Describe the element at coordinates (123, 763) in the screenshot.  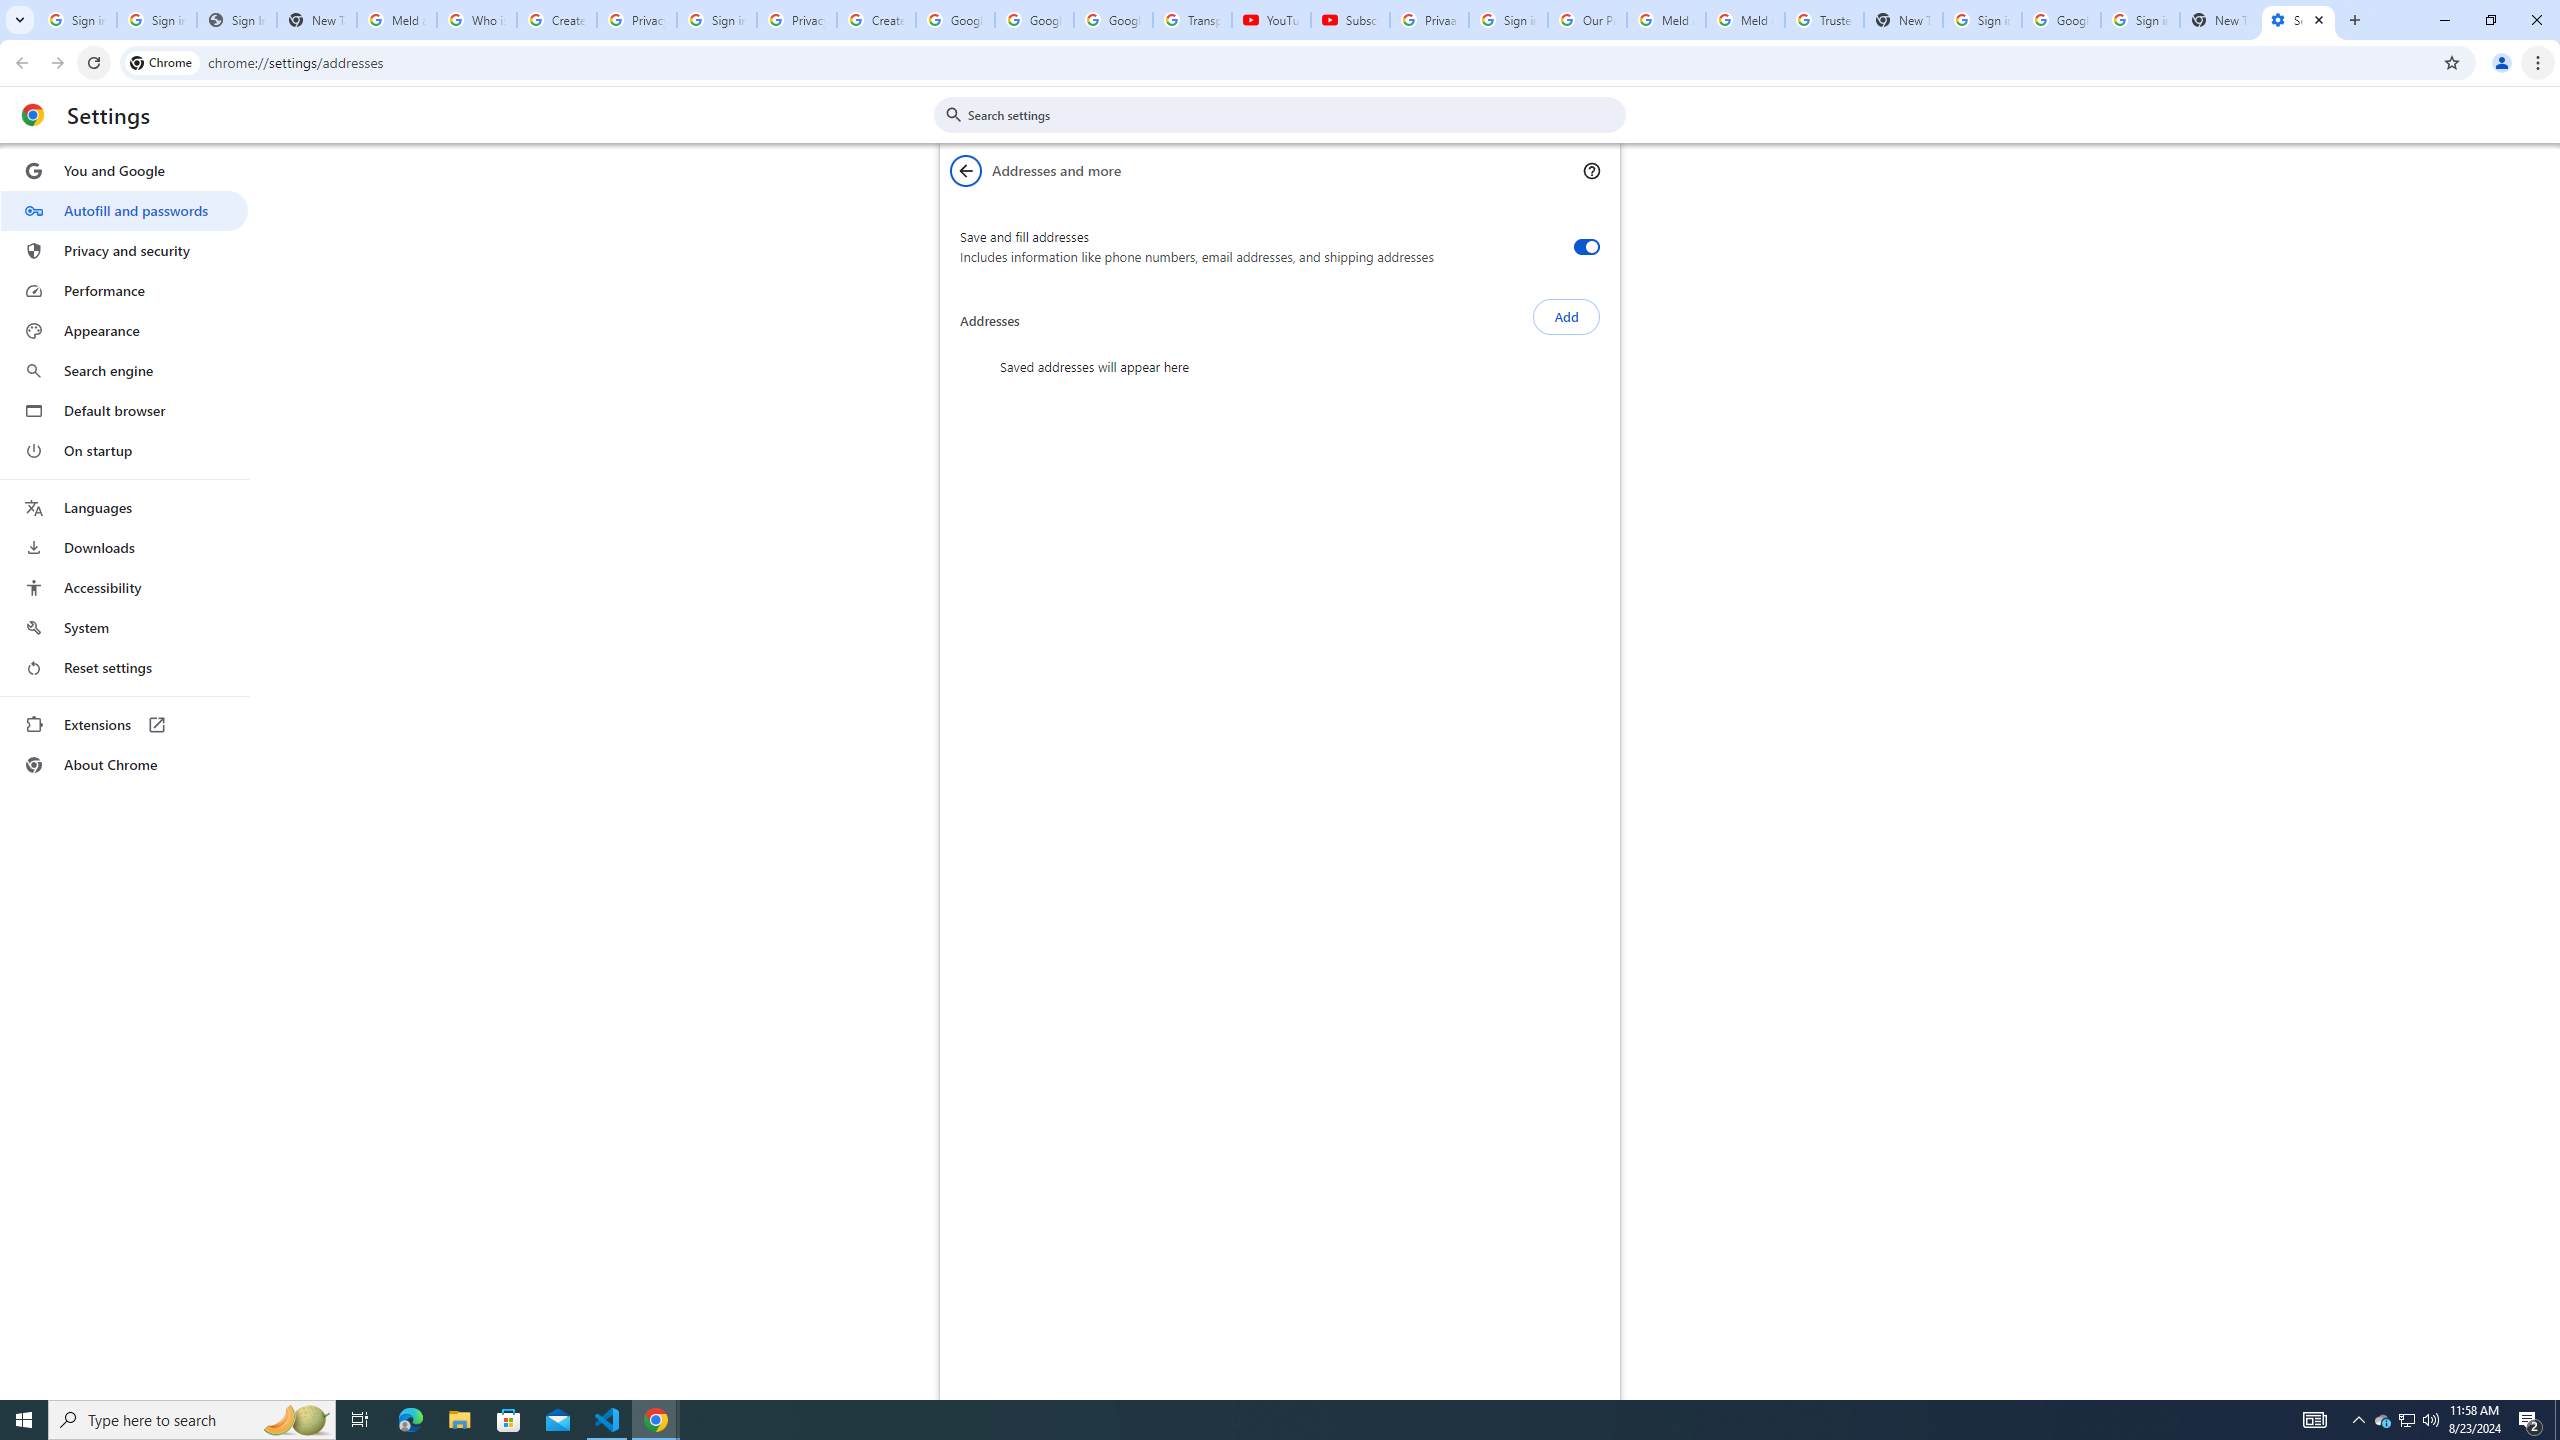
I see `'About Chrome'` at that location.